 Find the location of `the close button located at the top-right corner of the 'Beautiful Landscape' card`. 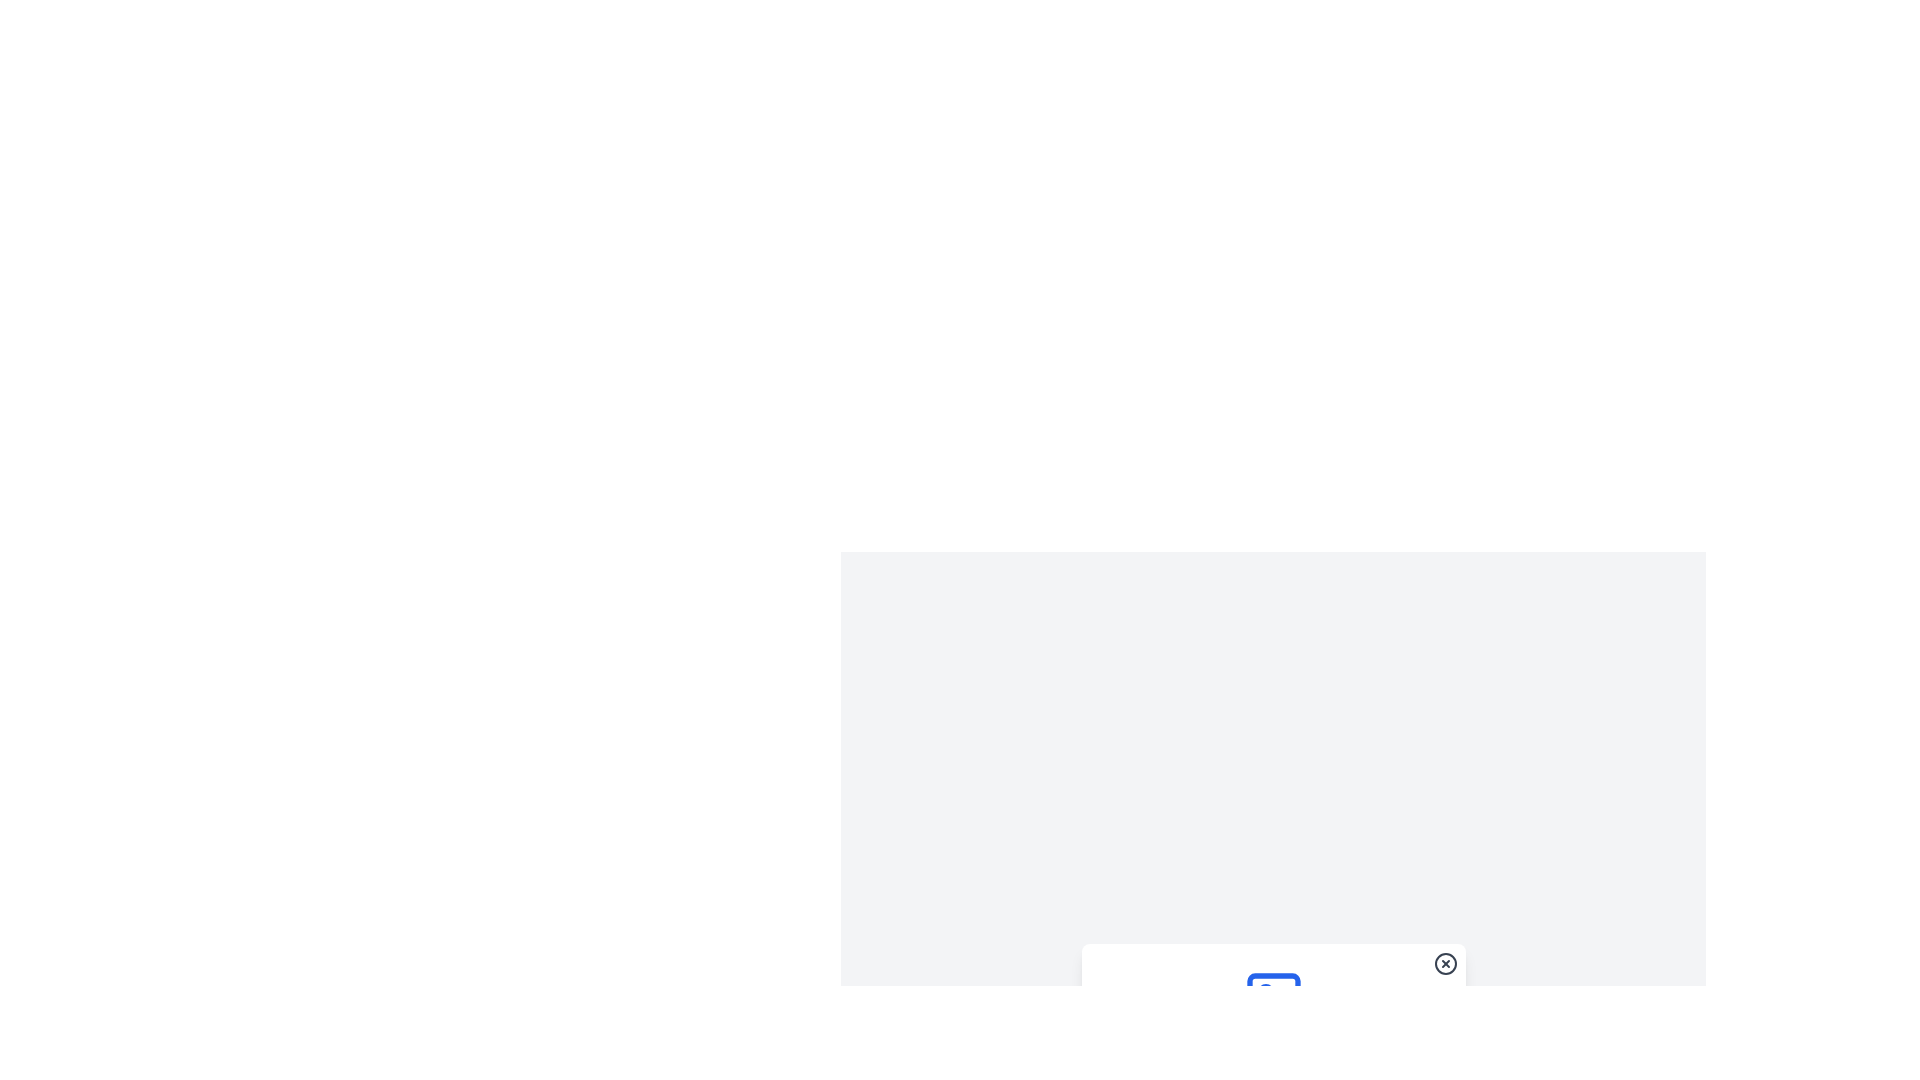

the close button located at the top-right corner of the 'Beautiful Landscape' card is located at coordinates (1445, 963).